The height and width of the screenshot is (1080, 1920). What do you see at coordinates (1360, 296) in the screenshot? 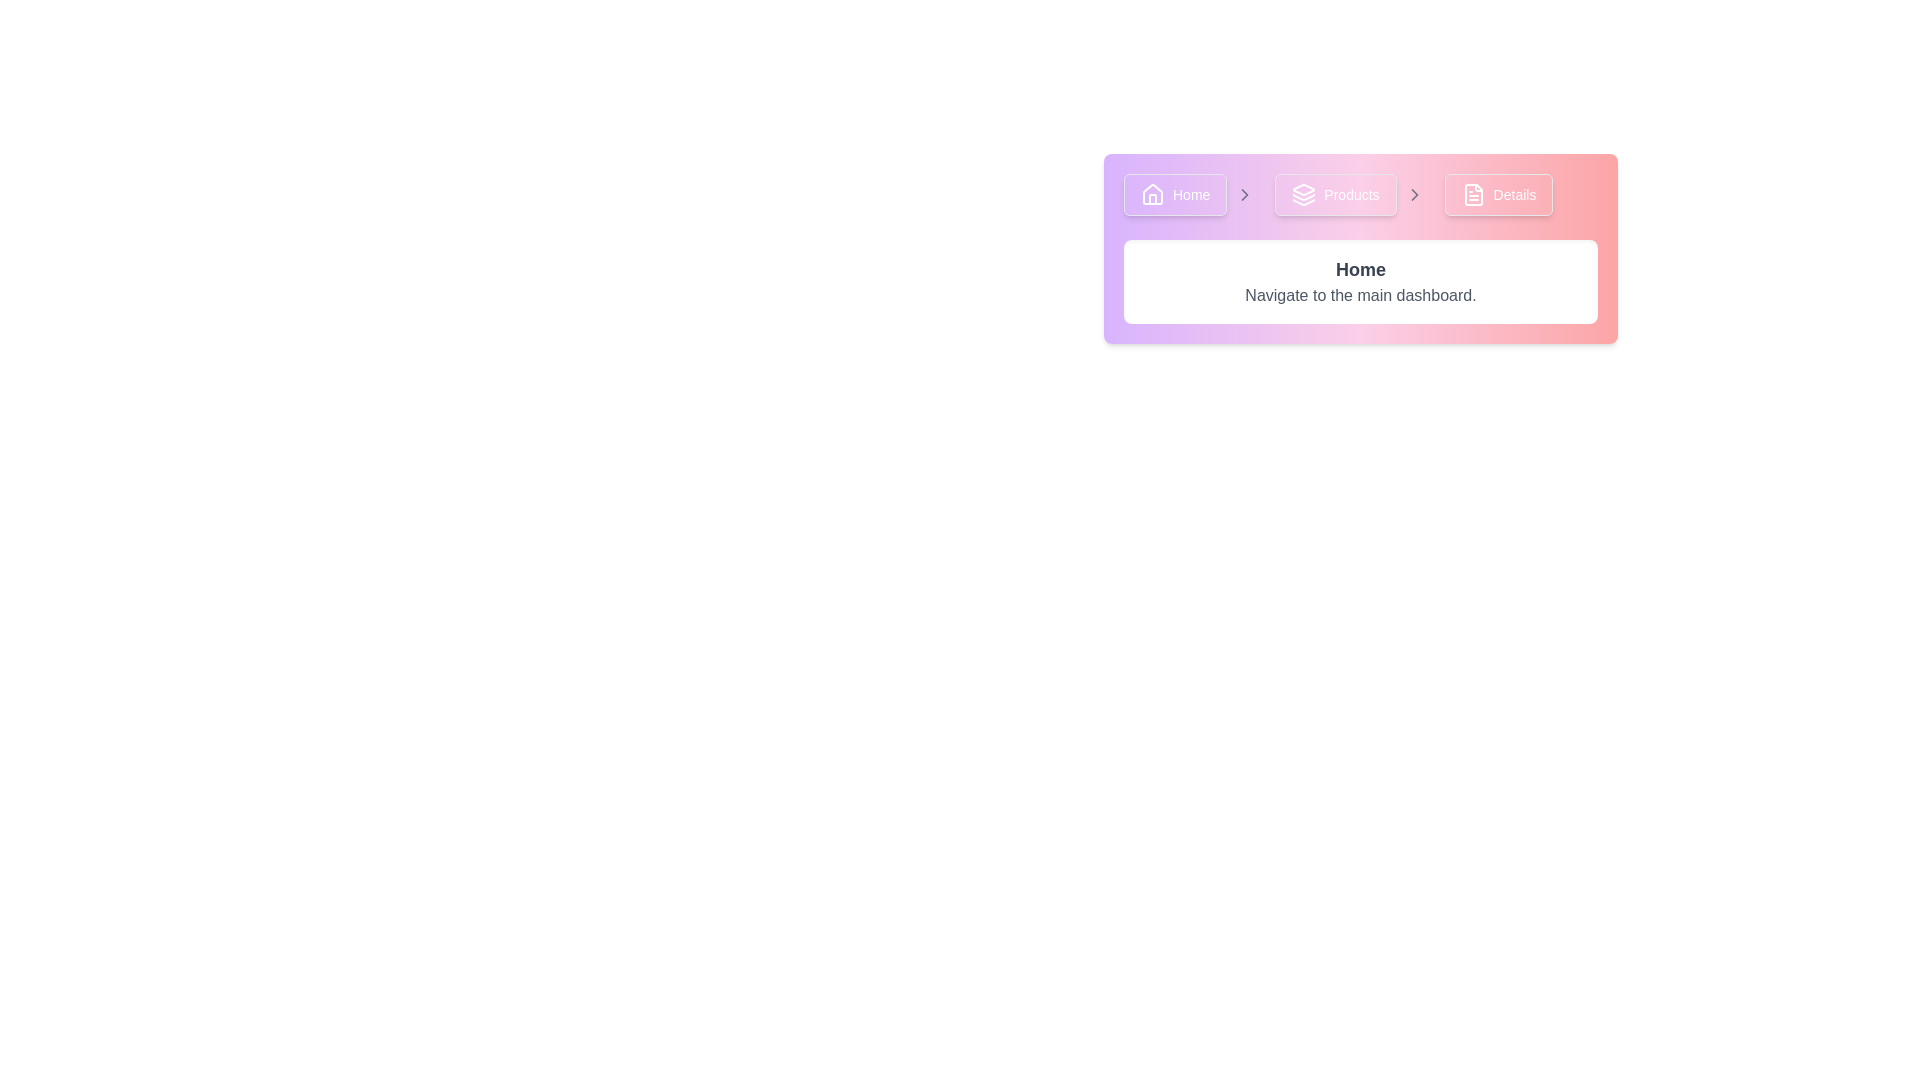
I see `the text label providing supplementary information related to the 'Home' section, located below the 'Home' text element on the right-hand side of the interface` at bounding box center [1360, 296].